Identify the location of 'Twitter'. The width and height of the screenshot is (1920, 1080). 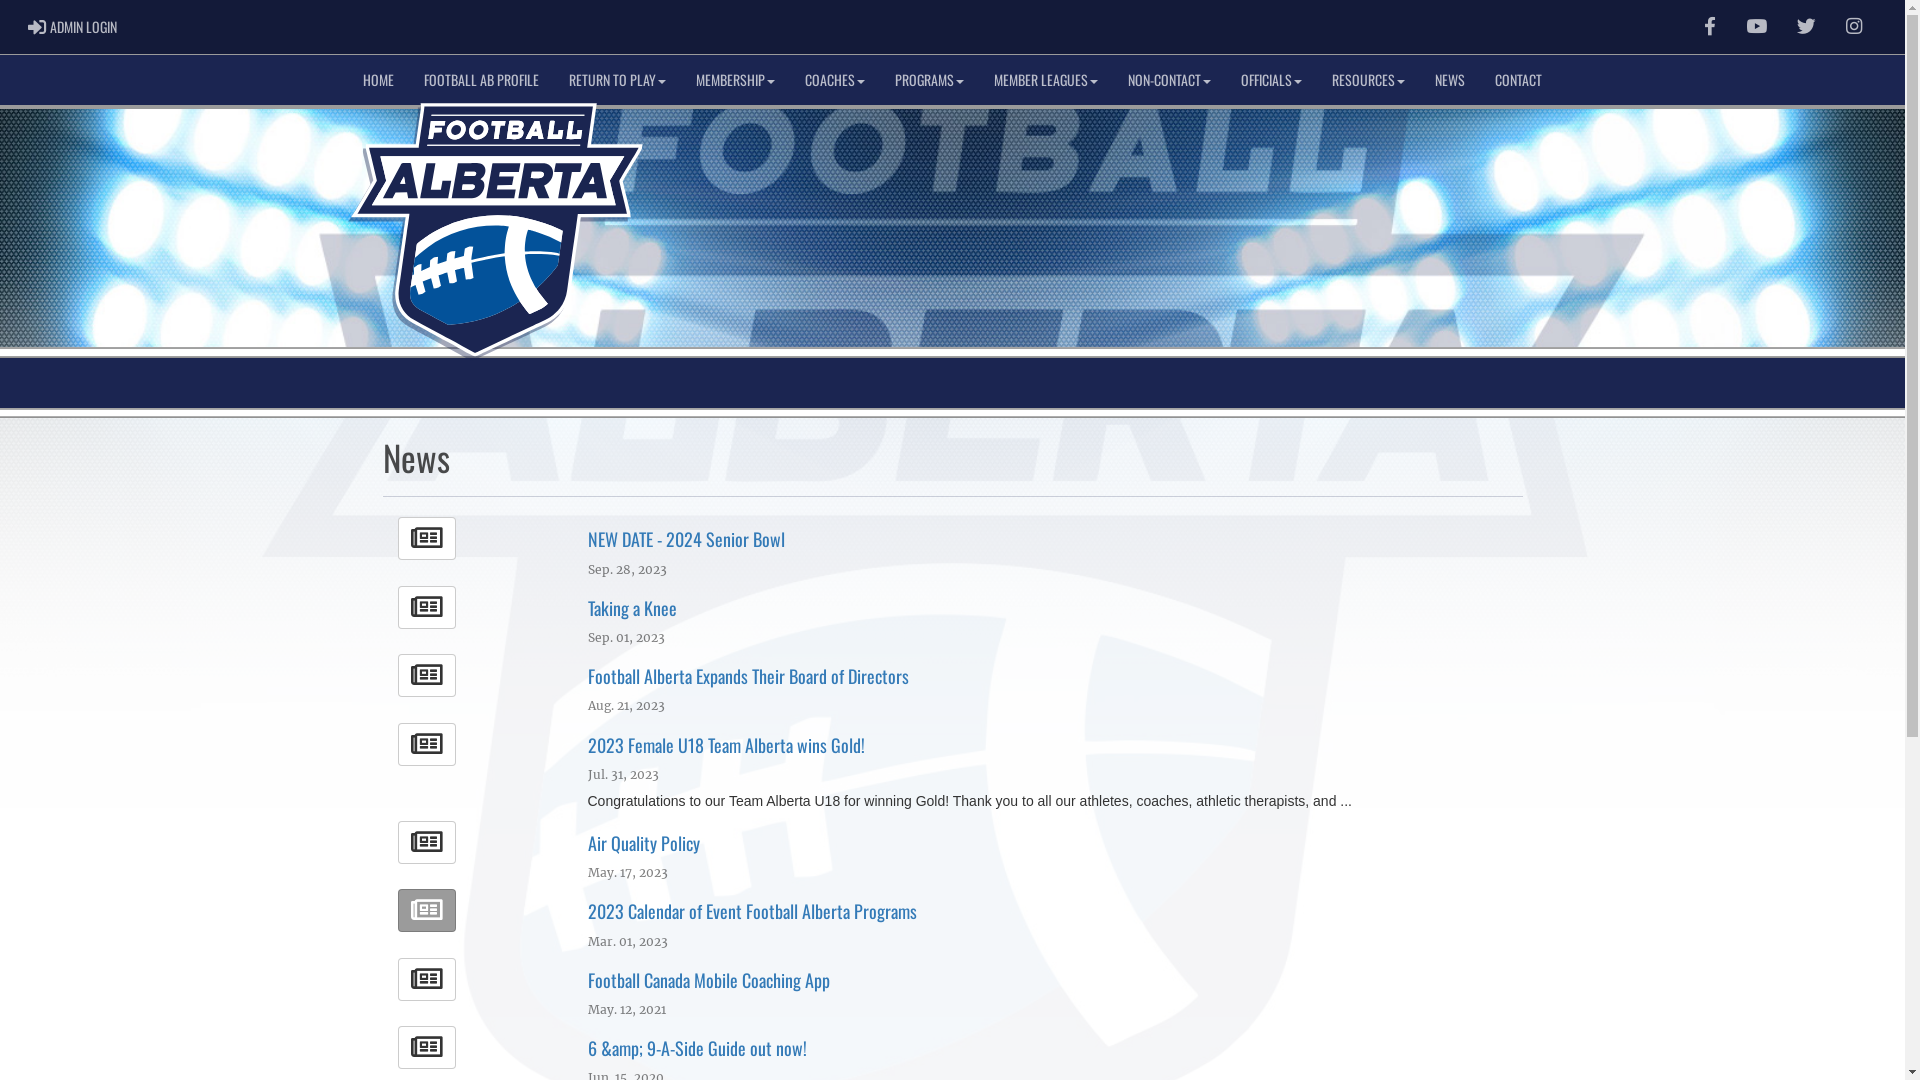
(1806, 27).